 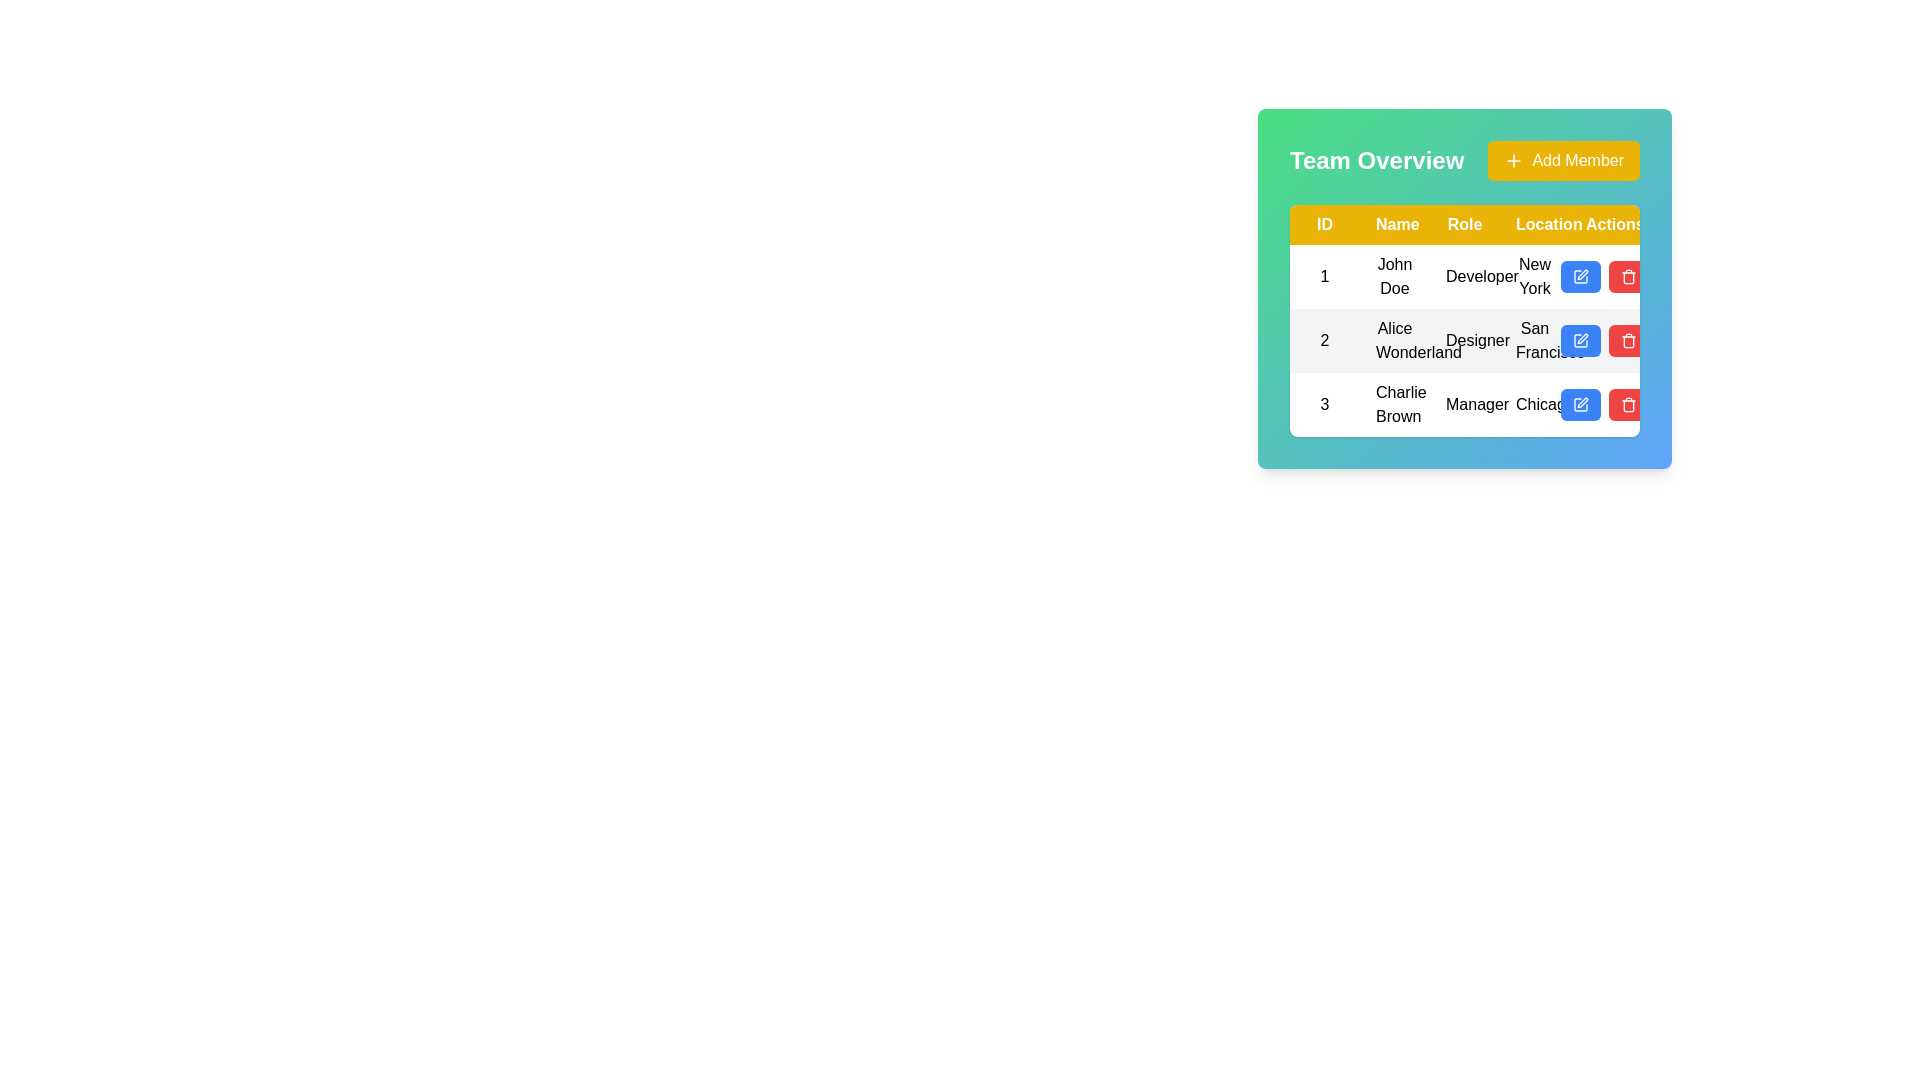 I want to click on the static text label displaying the job title or function, which is located in the third row and third column of the table, positioned to the right of 'Charlie Brown' and to the left of 'Chicago', so click(x=1464, y=405).